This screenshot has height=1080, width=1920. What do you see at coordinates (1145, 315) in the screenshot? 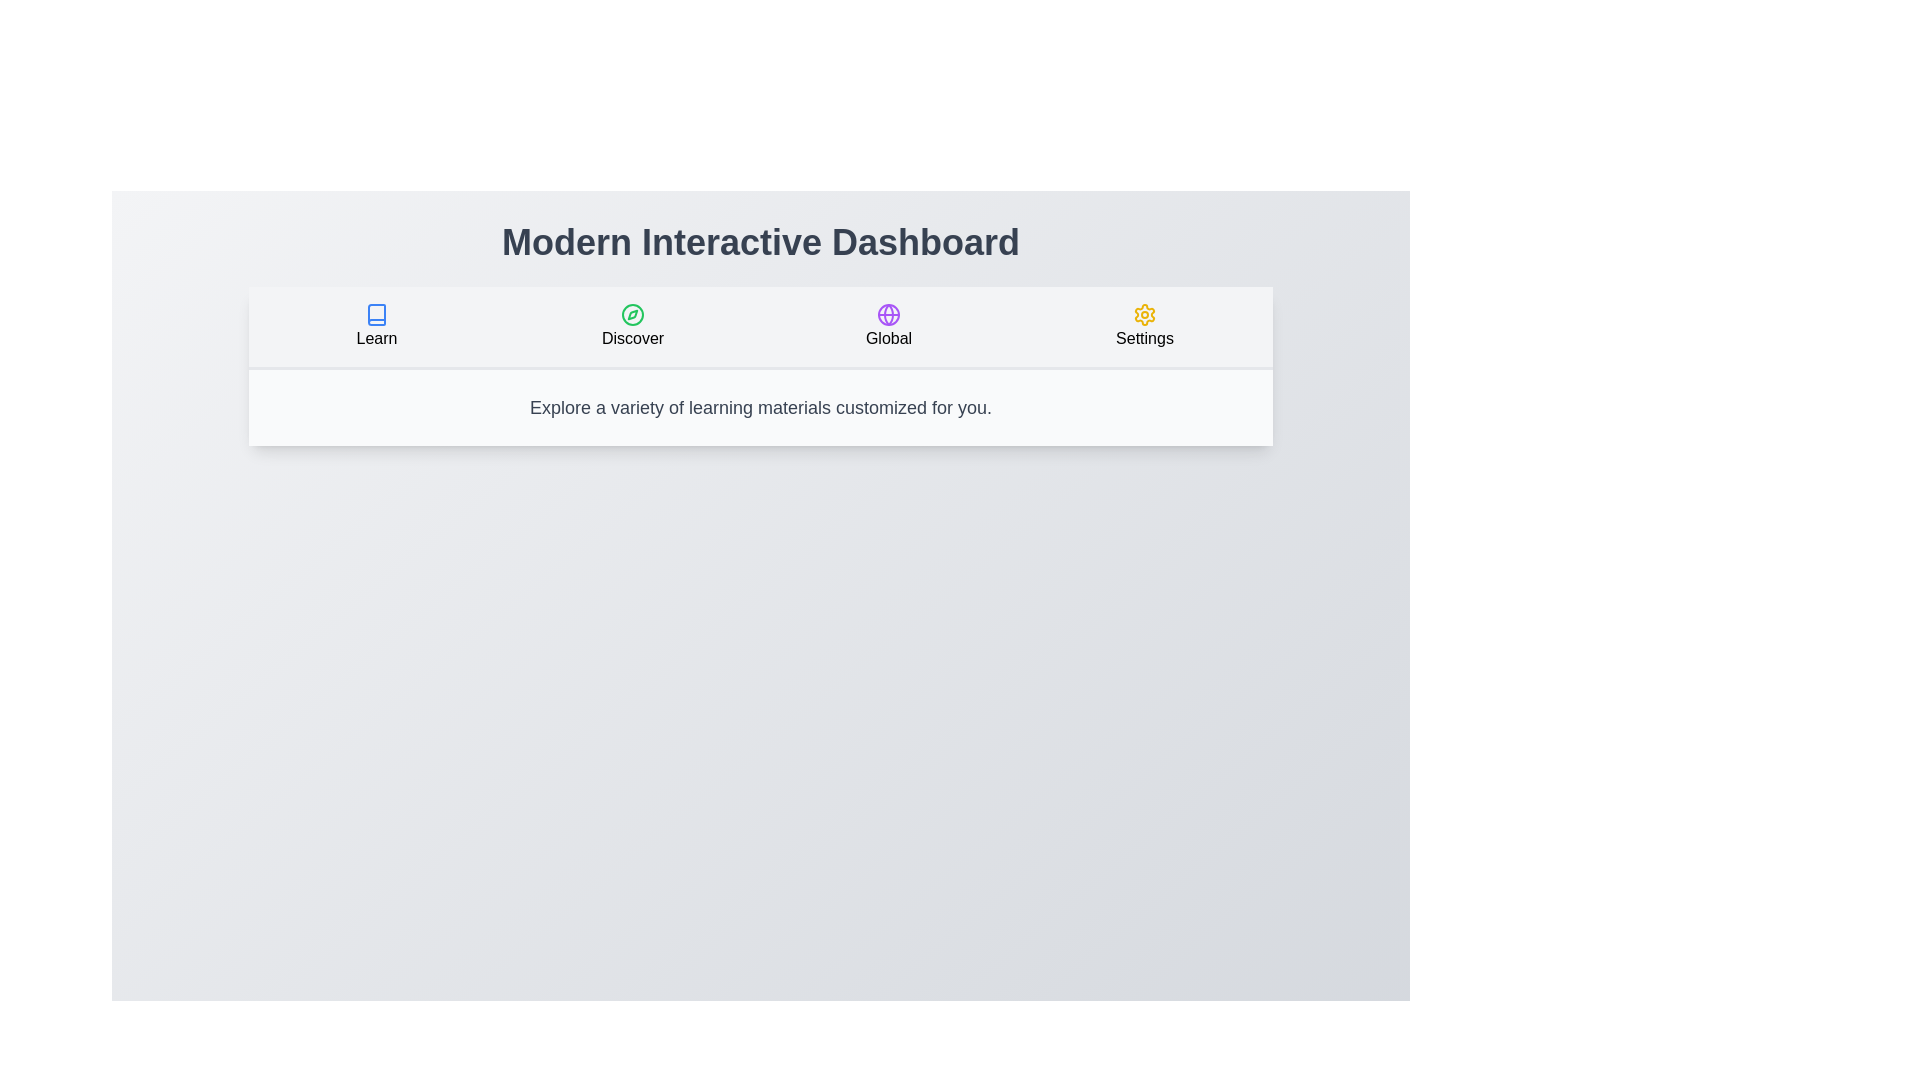
I see `the settings icon located at the top right of the interface, next to the 'Settings' label` at bounding box center [1145, 315].